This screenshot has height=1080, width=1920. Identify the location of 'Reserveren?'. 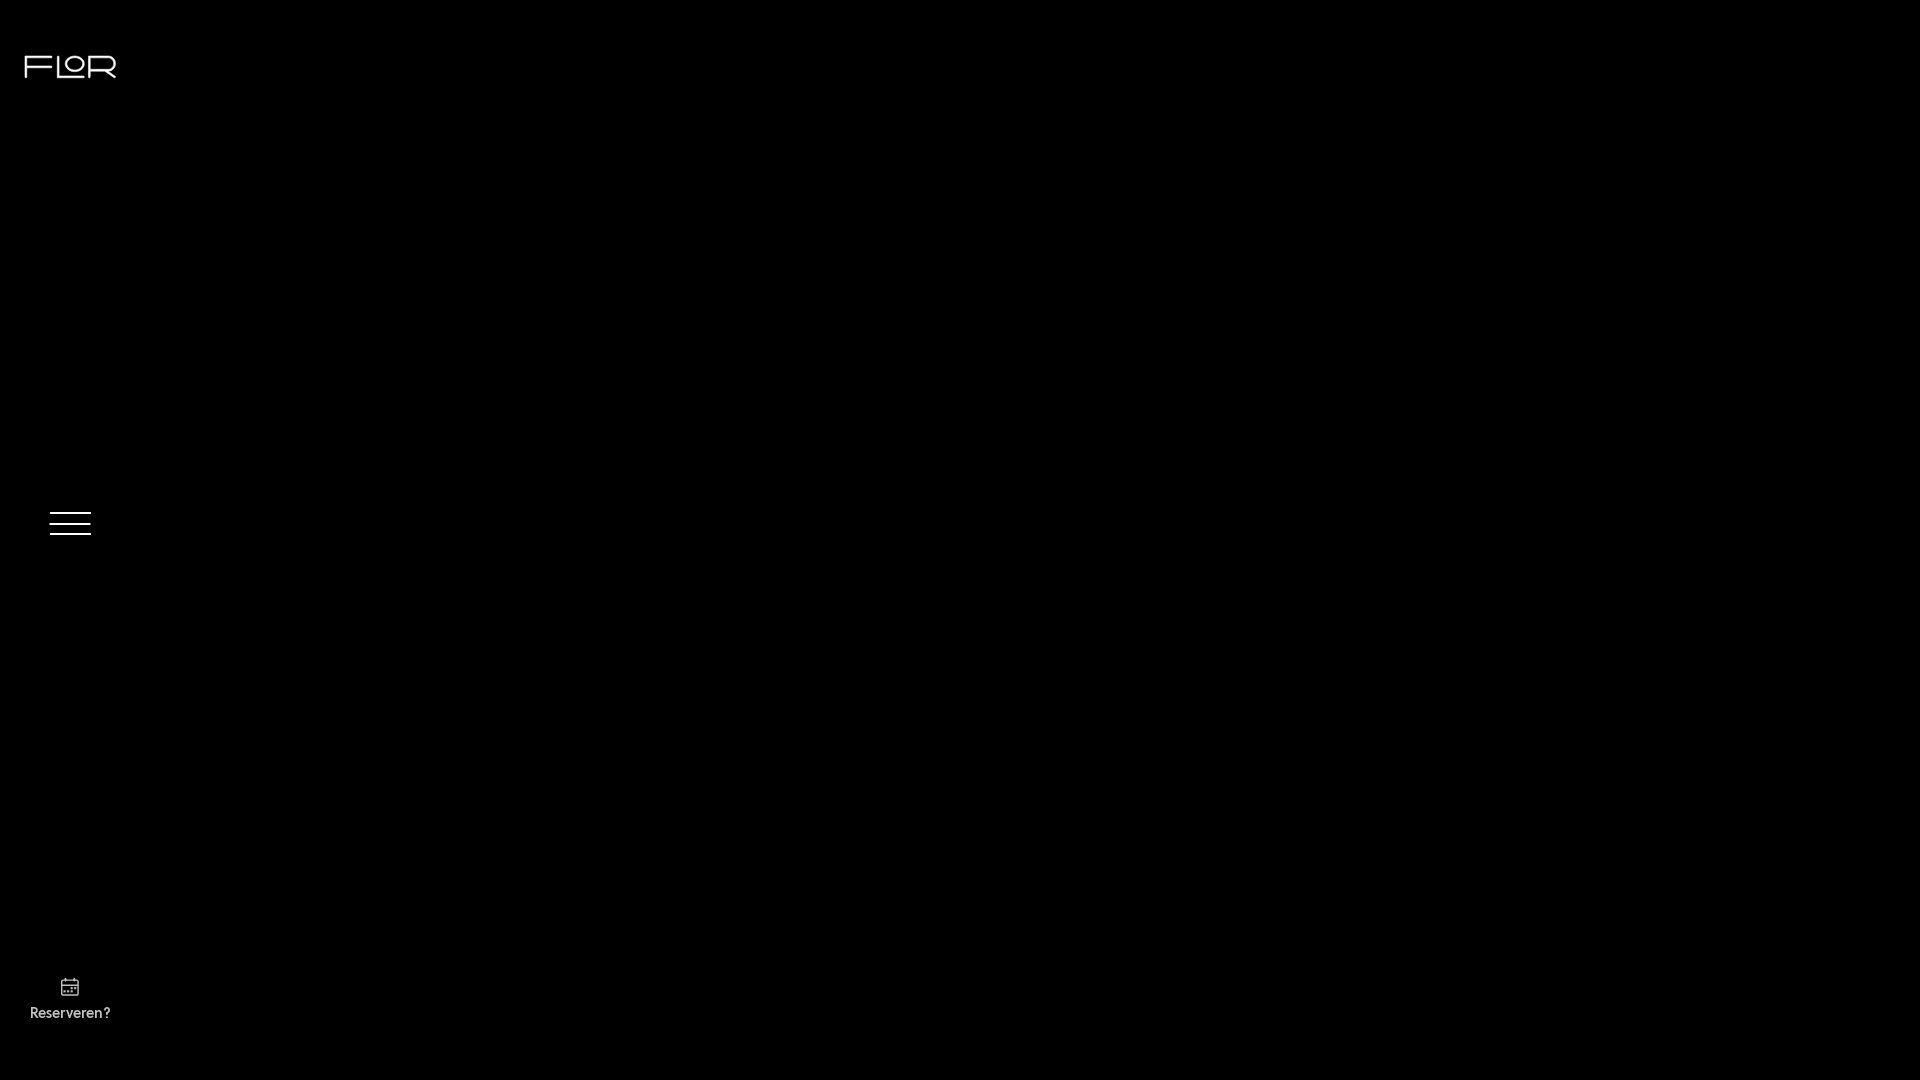
(70, 996).